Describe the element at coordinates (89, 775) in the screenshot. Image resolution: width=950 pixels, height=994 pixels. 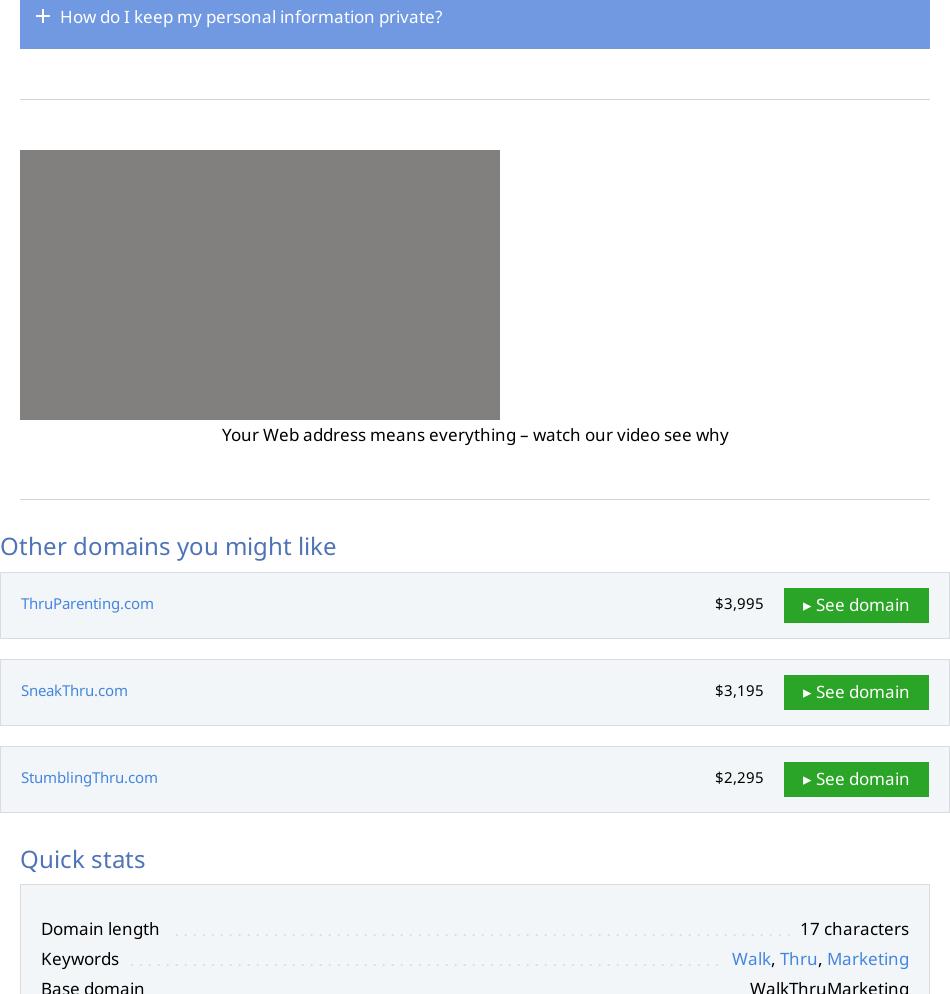
I see `'StumblingThru.com'` at that location.